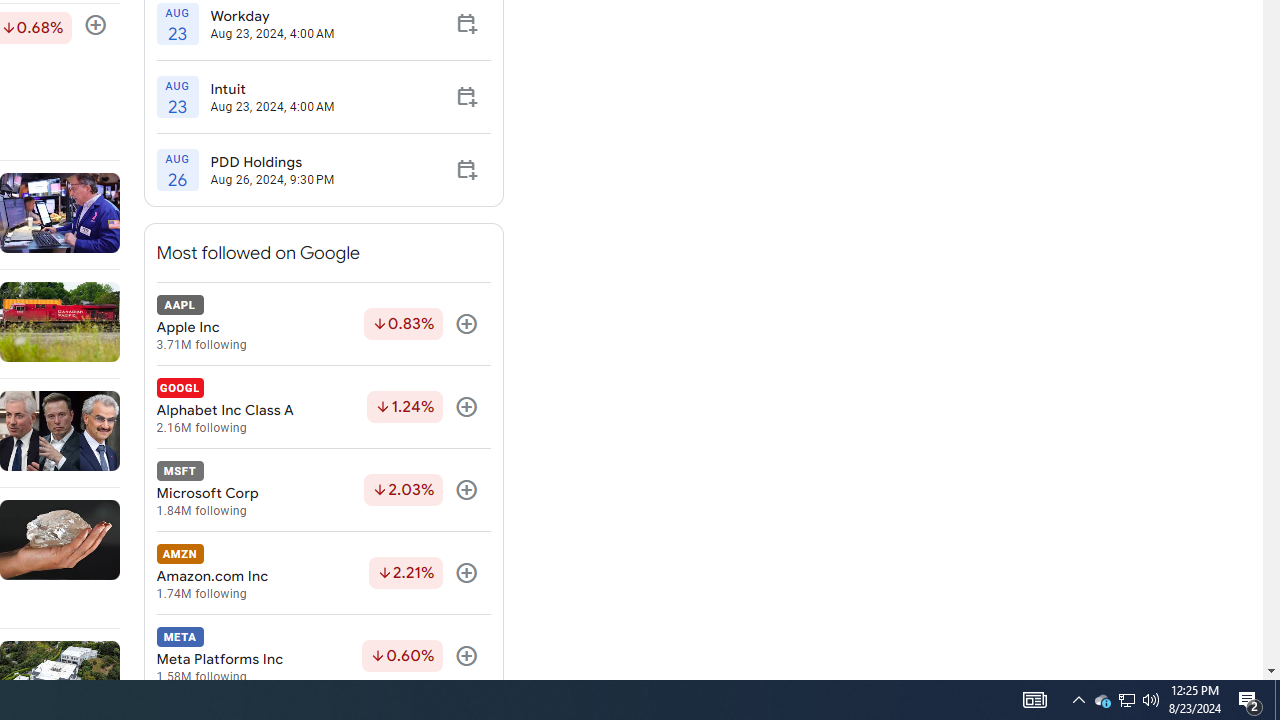 The height and width of the screenshot is (720, 1280). What do you see at coordinates (465, 657) in the screenshot?
I see `'Follow'` at bounding box center [465, 657].